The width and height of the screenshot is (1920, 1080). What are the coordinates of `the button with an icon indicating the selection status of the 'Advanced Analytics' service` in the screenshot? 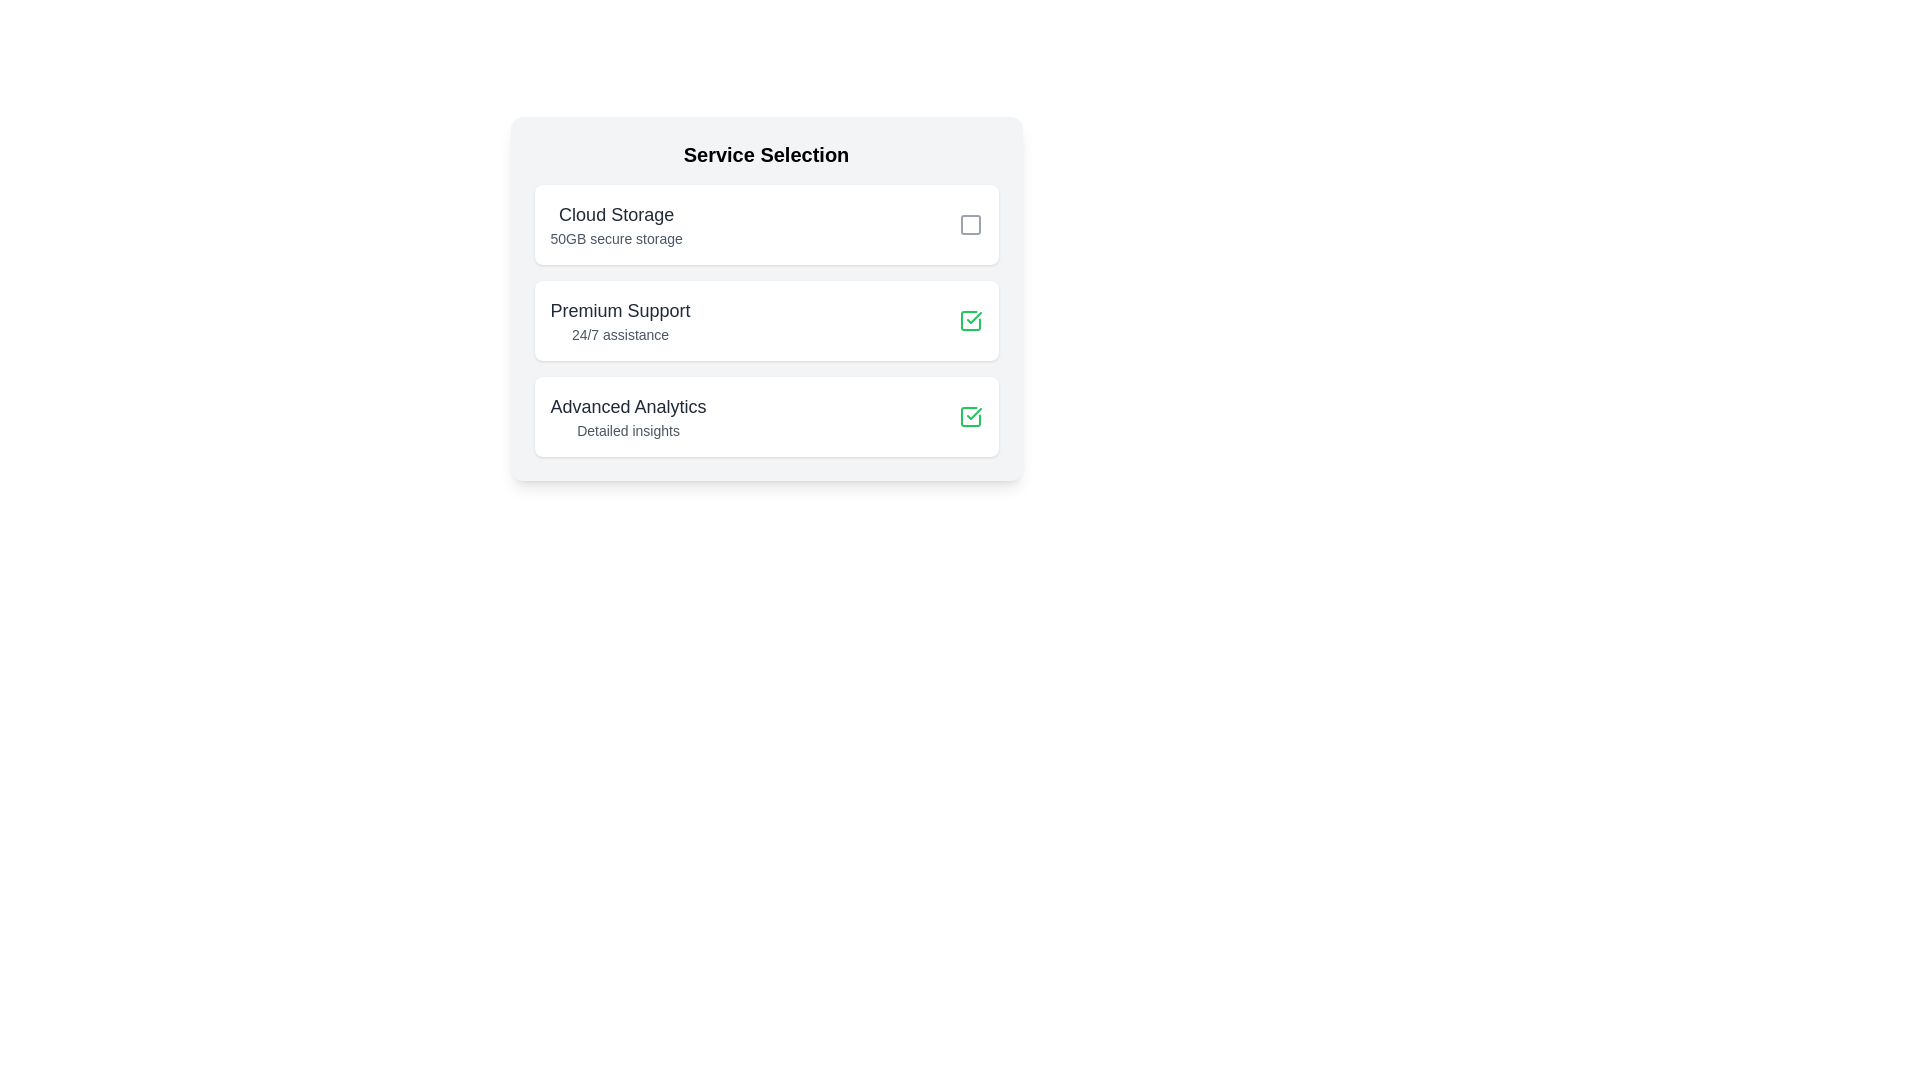 It's located at (970, 415).